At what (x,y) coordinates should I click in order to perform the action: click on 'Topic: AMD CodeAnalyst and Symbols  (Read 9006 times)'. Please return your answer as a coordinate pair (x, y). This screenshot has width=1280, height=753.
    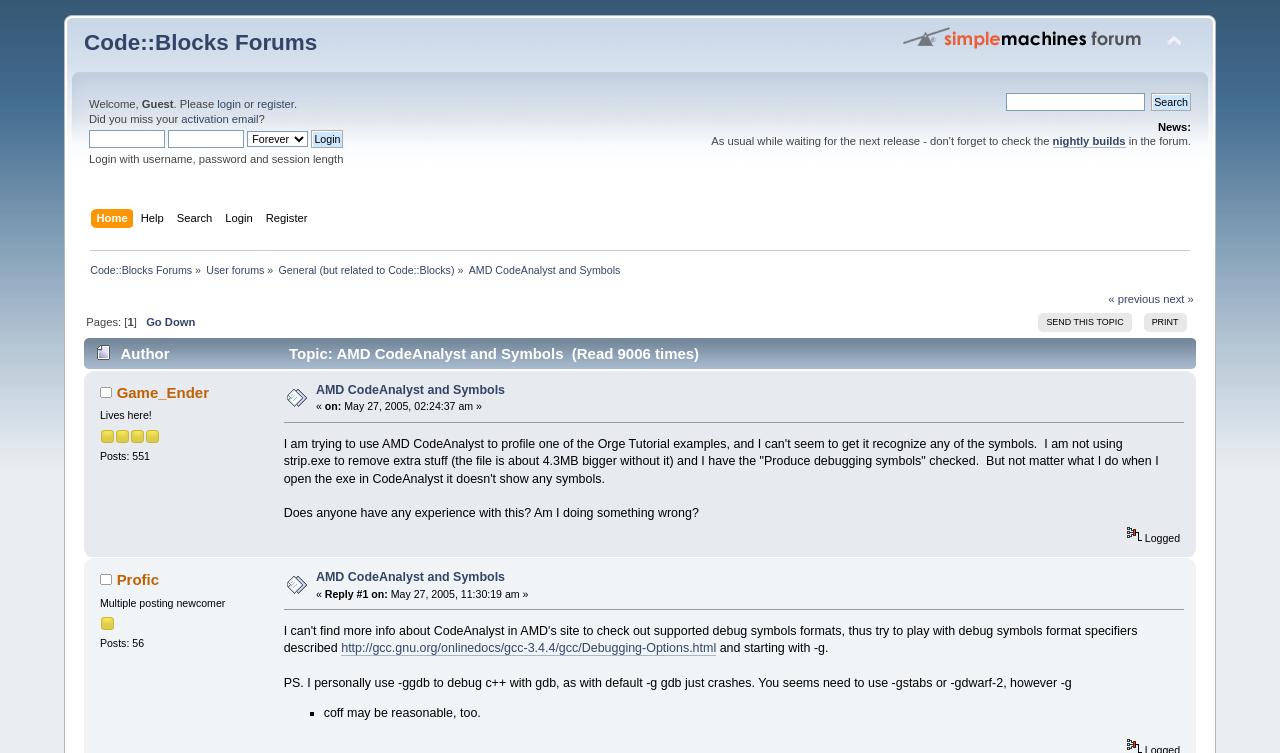
    Looking at the image, I should click on (491, 353).